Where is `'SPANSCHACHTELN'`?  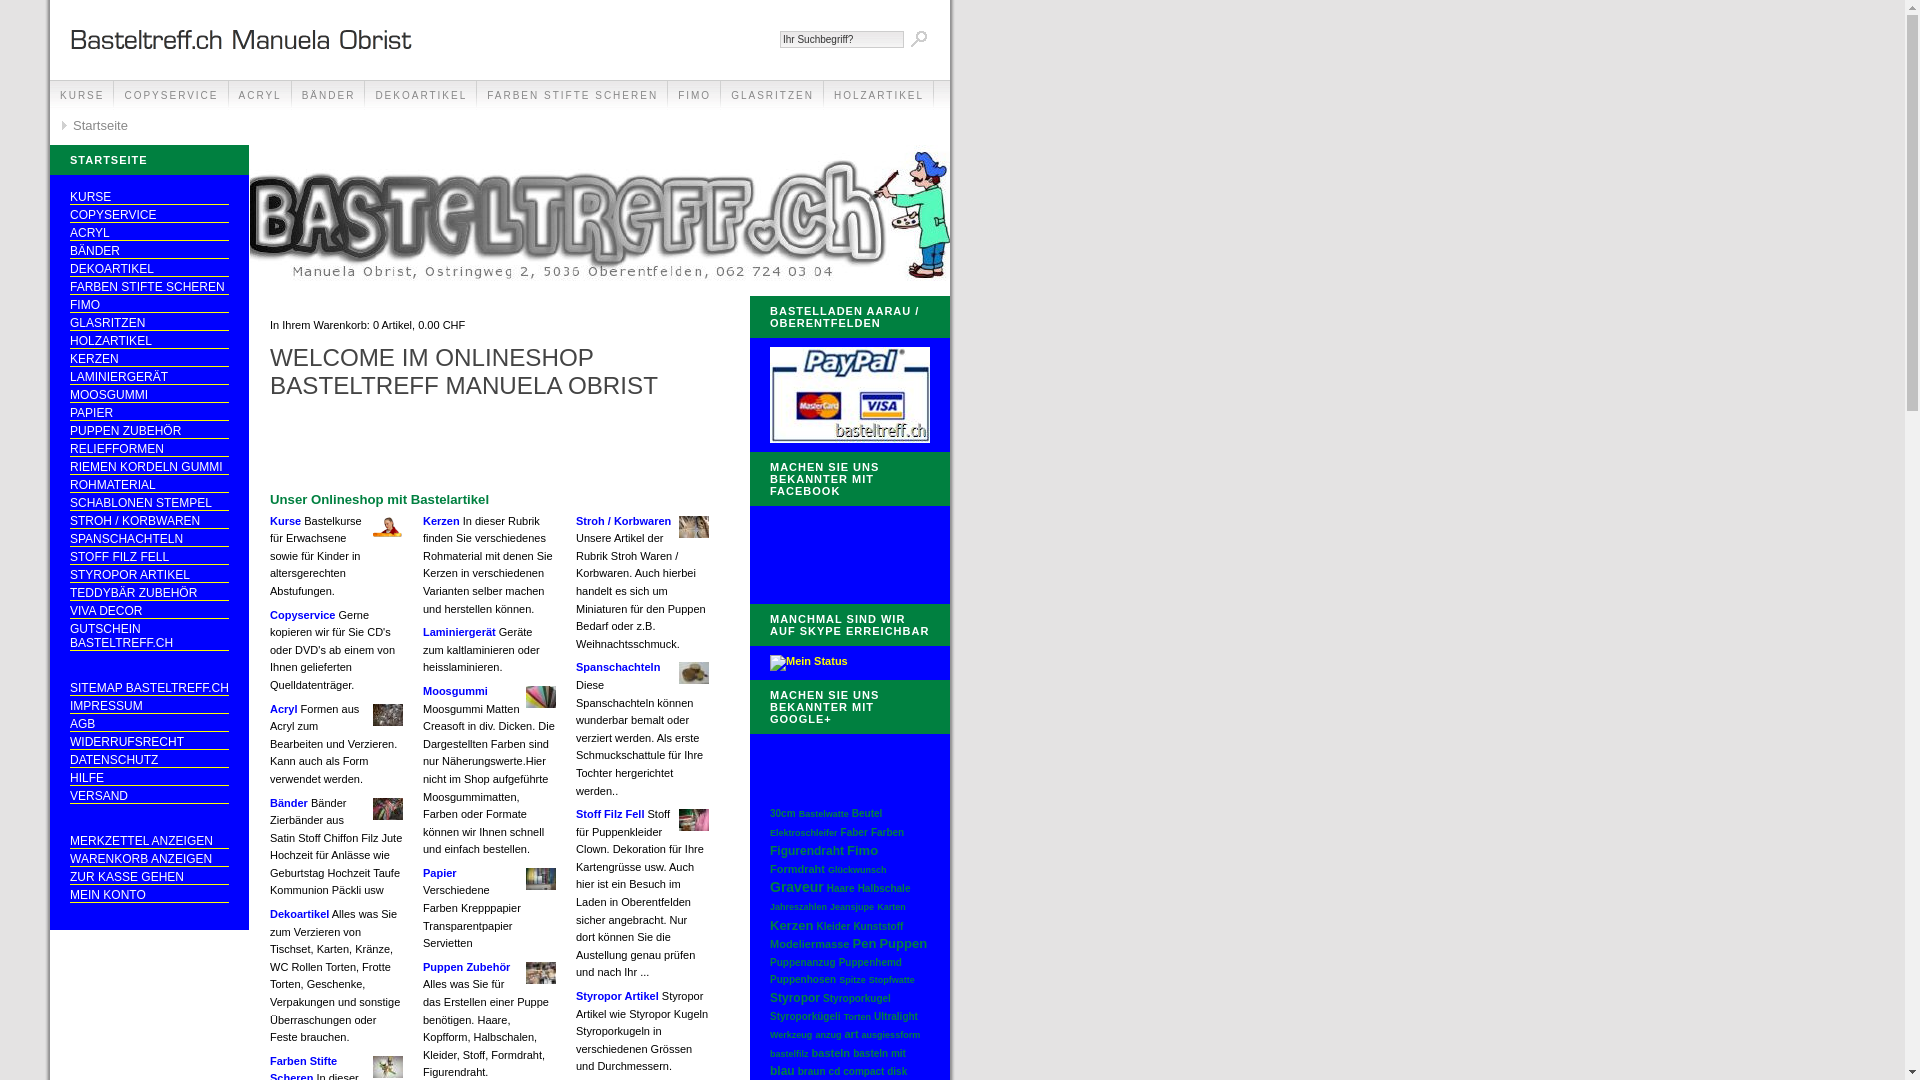
'SPANSCHACHTELN' is located at coordinates (70, 538).